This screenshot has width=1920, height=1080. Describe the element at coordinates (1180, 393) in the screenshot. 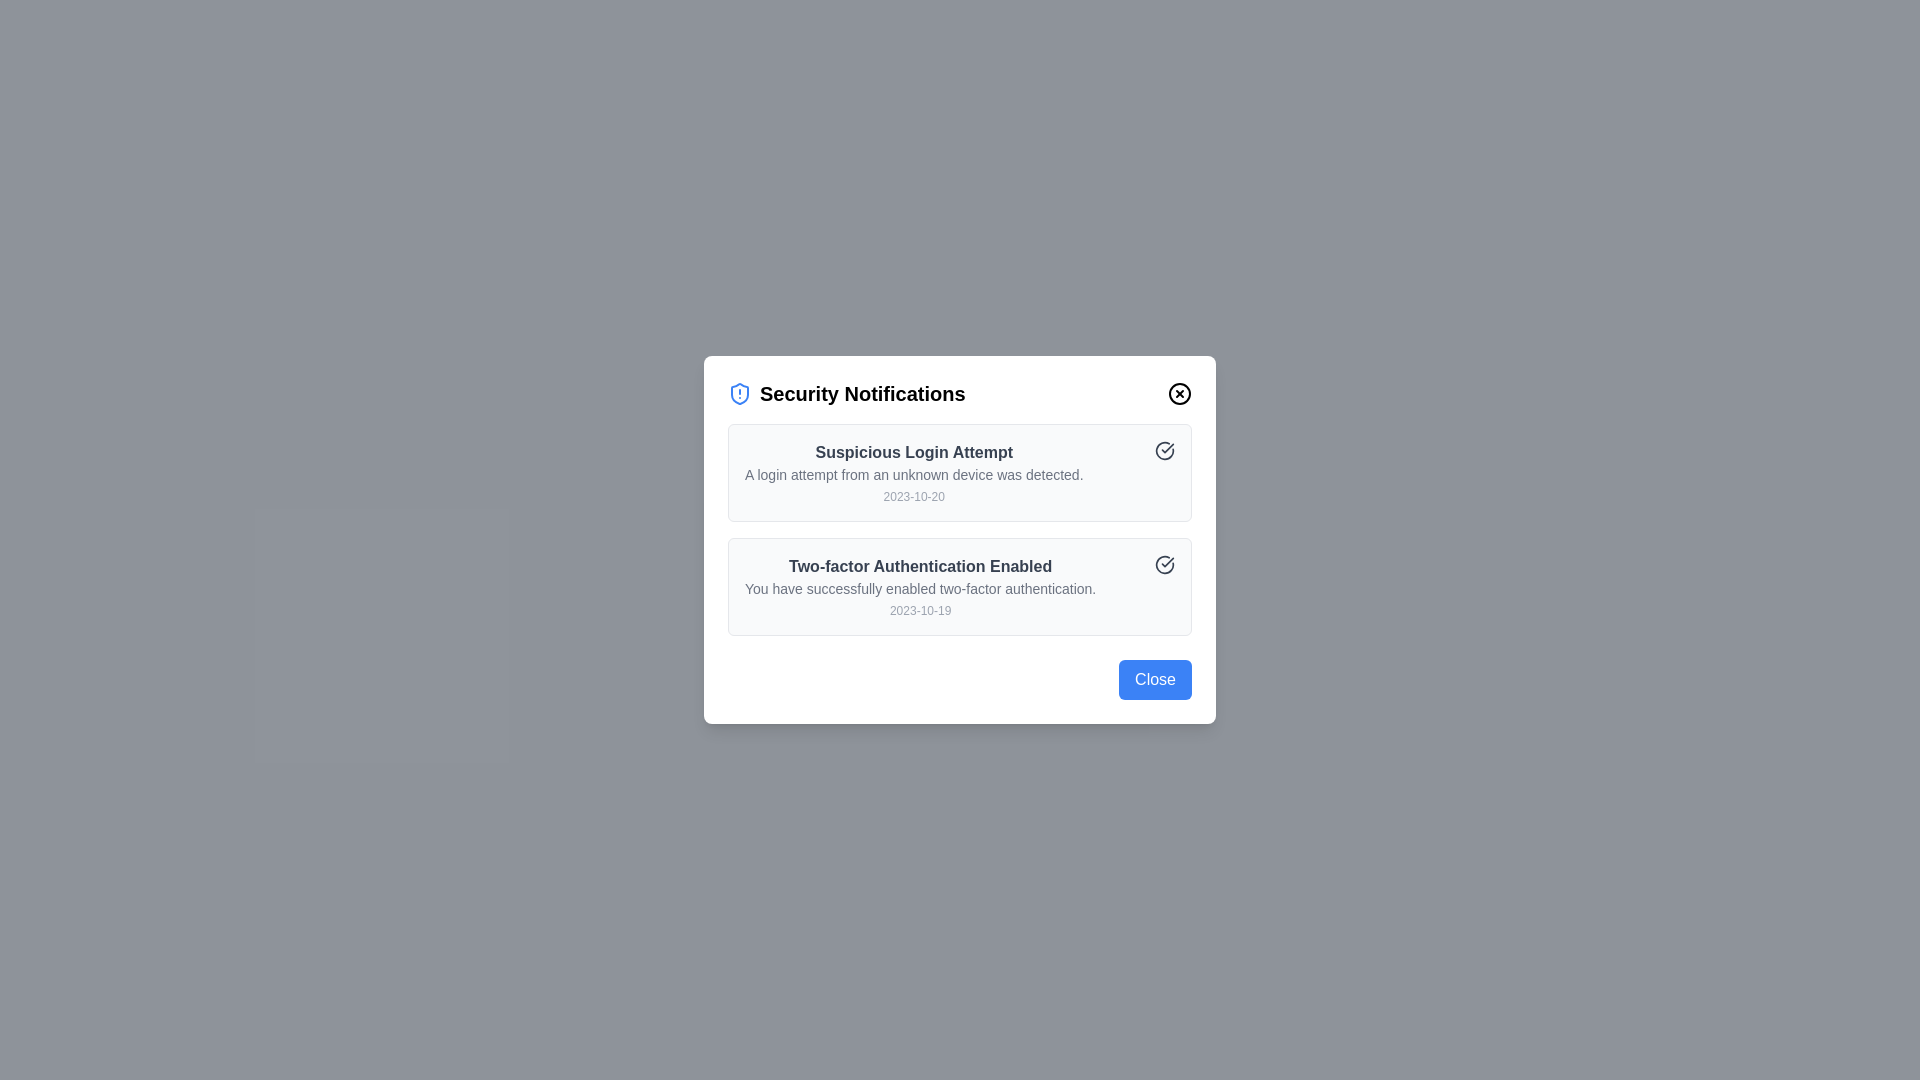

I see `the decorative SVG Circle element of the close icon located at the top-right corner of the notification dialog box` at that location.